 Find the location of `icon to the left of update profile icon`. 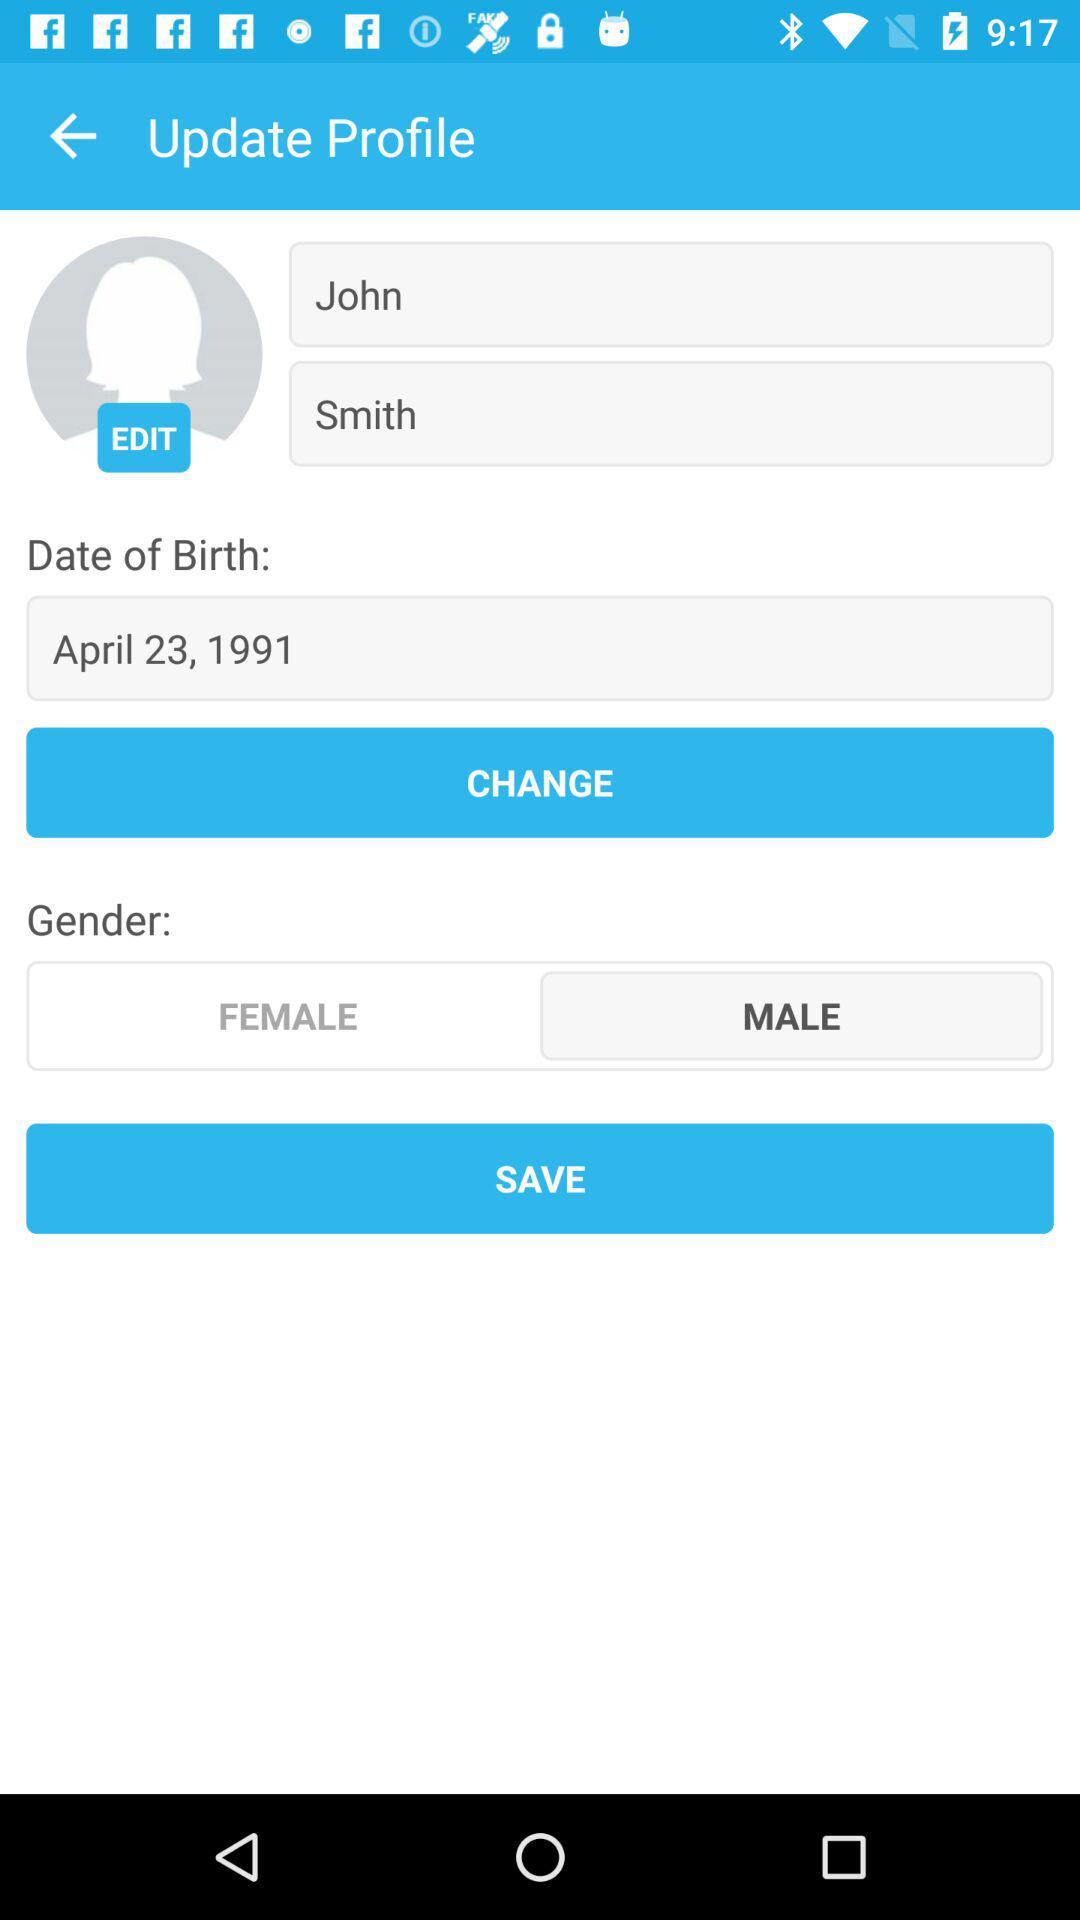

icon to the left of update profile icon is located at coordinates (72, 135).